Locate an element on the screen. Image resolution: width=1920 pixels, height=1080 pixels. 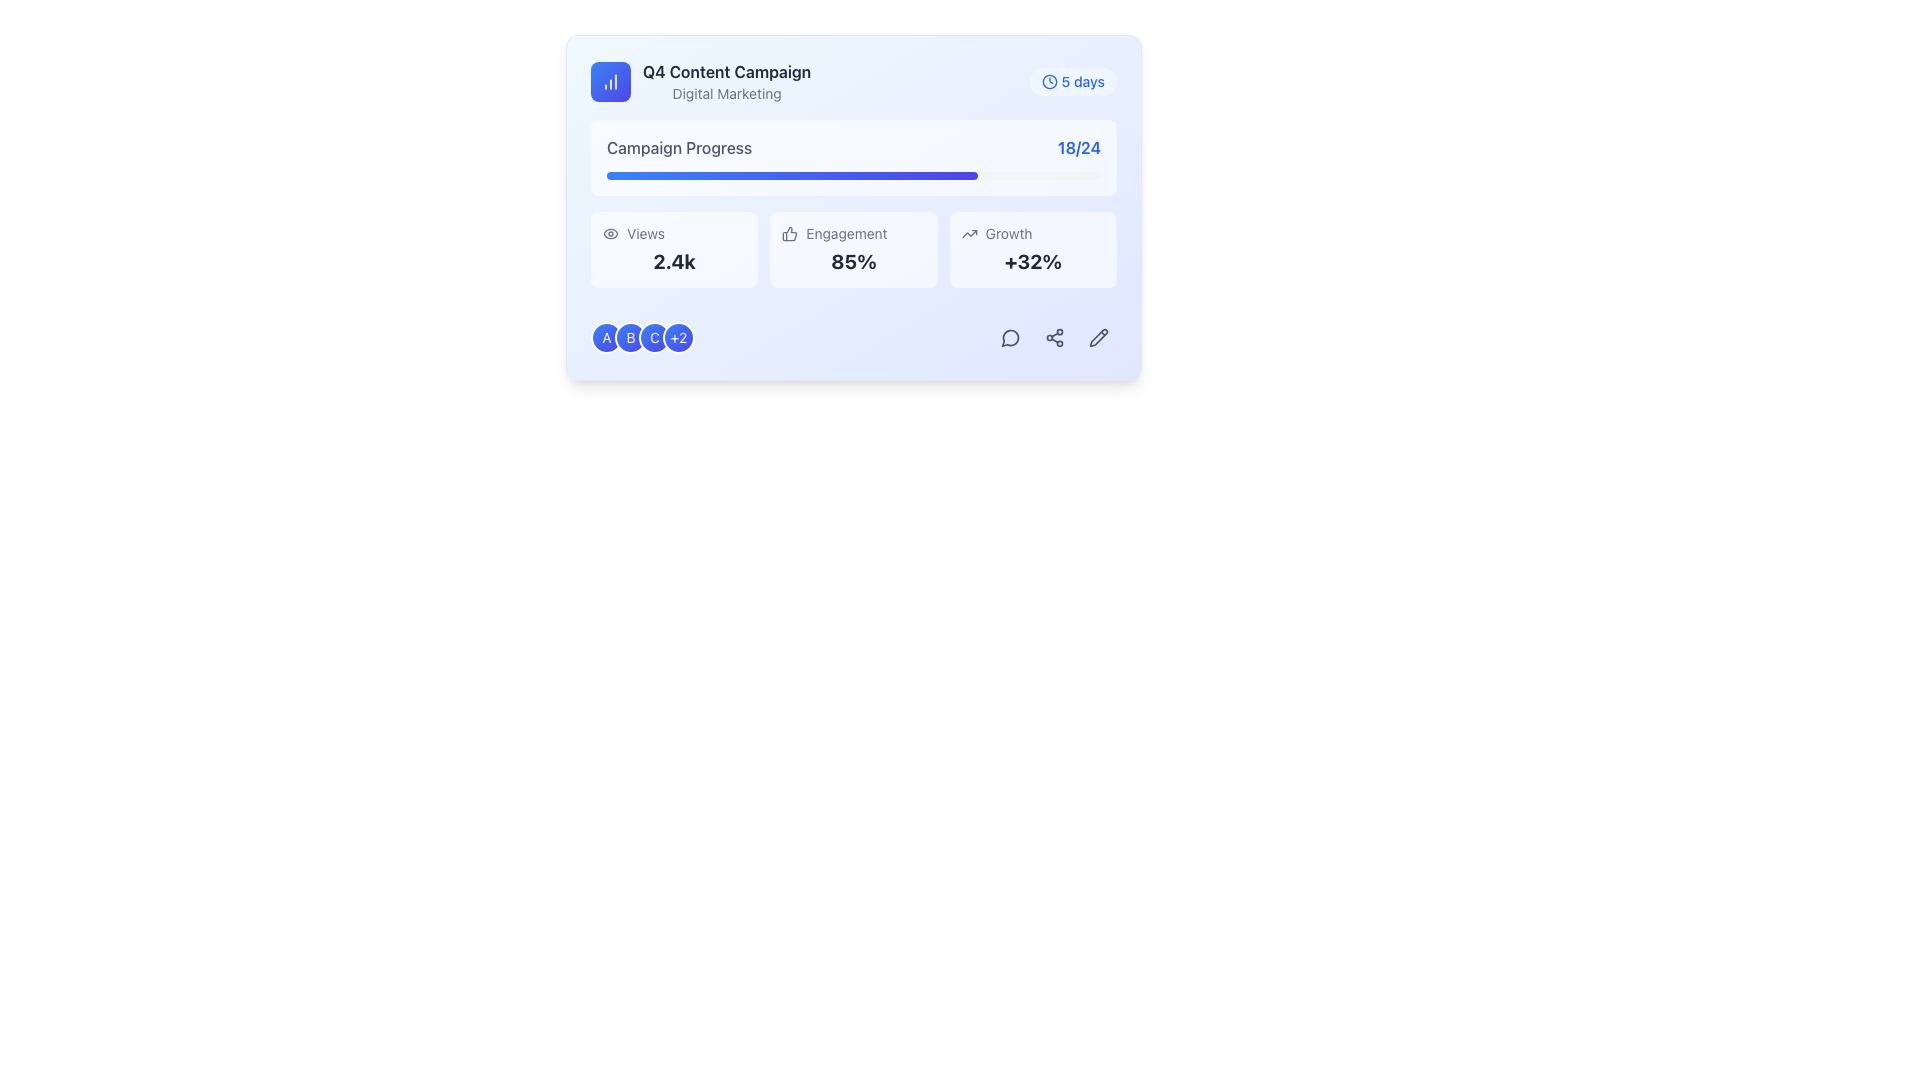
the sharing icon located in the bottom-right corner of the card layout, which is the second icon in a row of three is located at coordinates (1054, 337).